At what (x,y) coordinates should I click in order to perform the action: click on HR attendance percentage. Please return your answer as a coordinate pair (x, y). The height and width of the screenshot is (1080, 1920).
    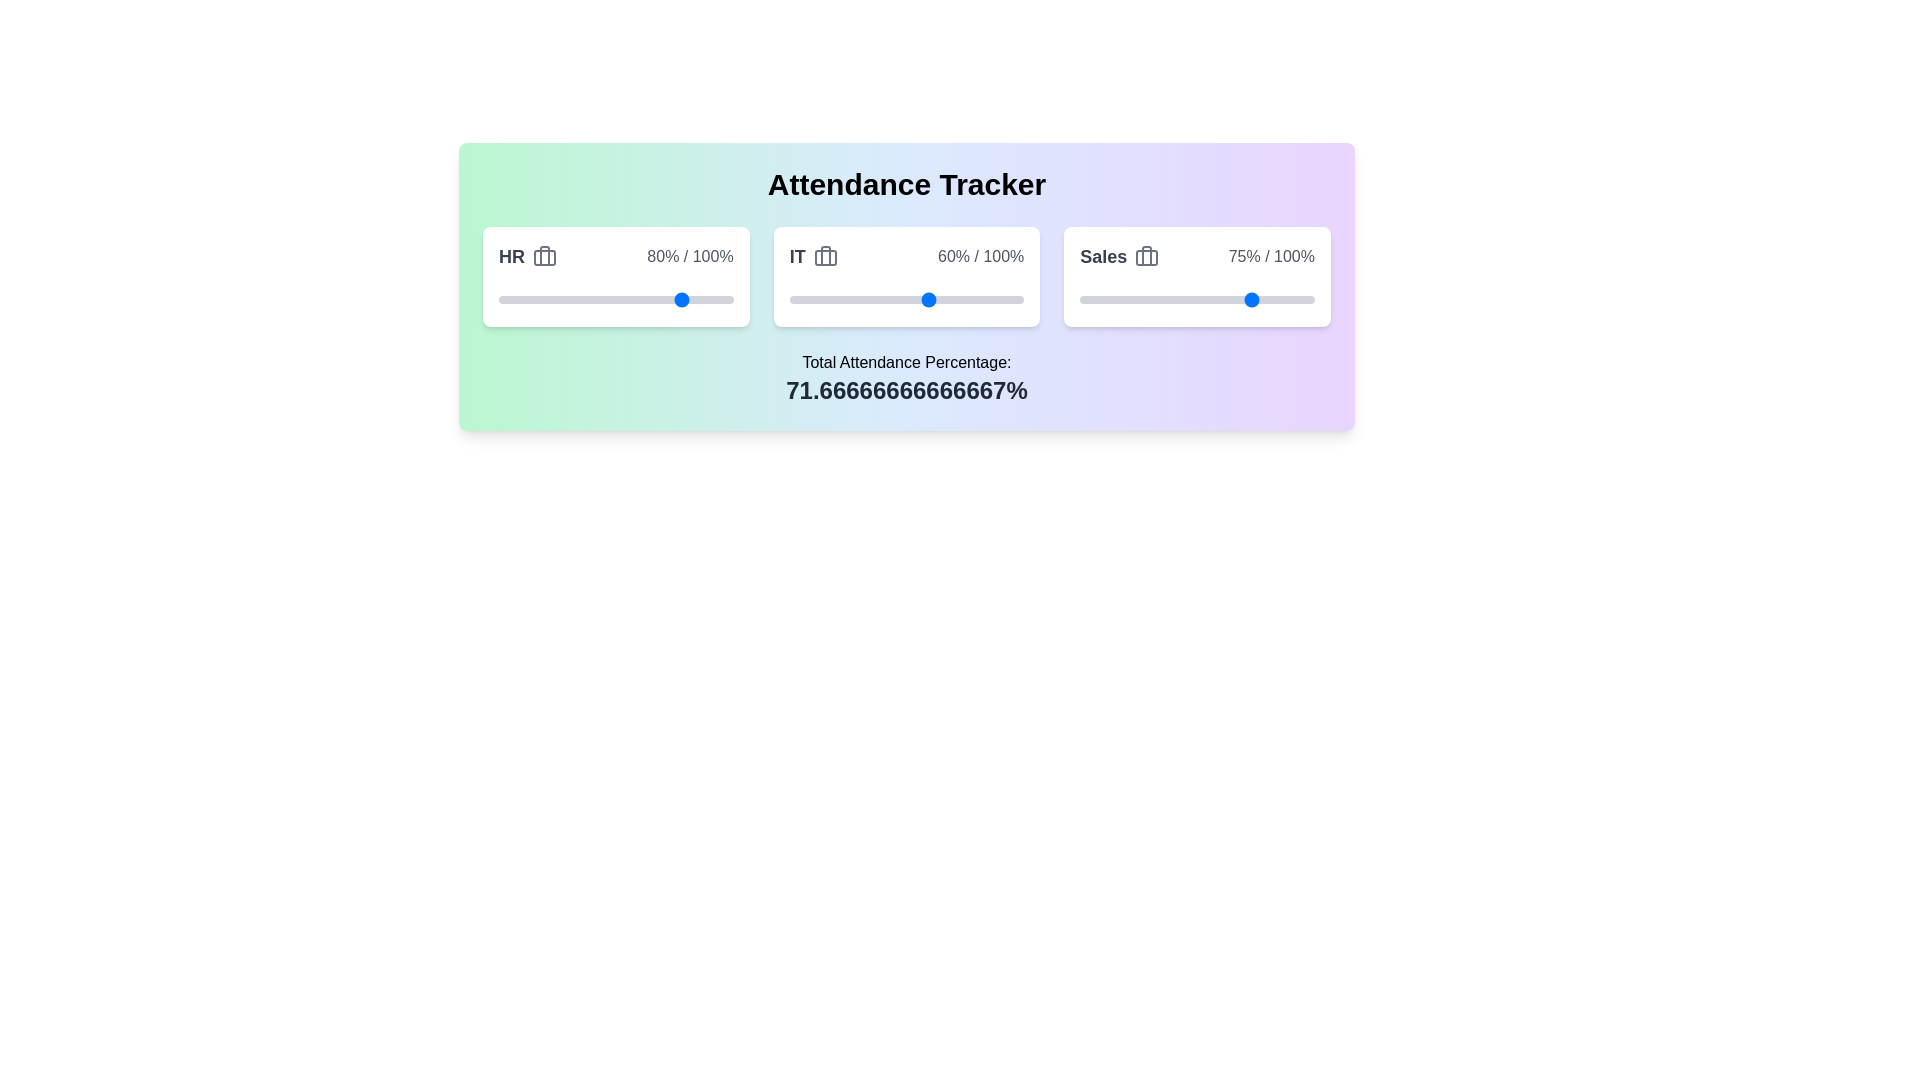
    Looking at the image, I should click on (517, 300).